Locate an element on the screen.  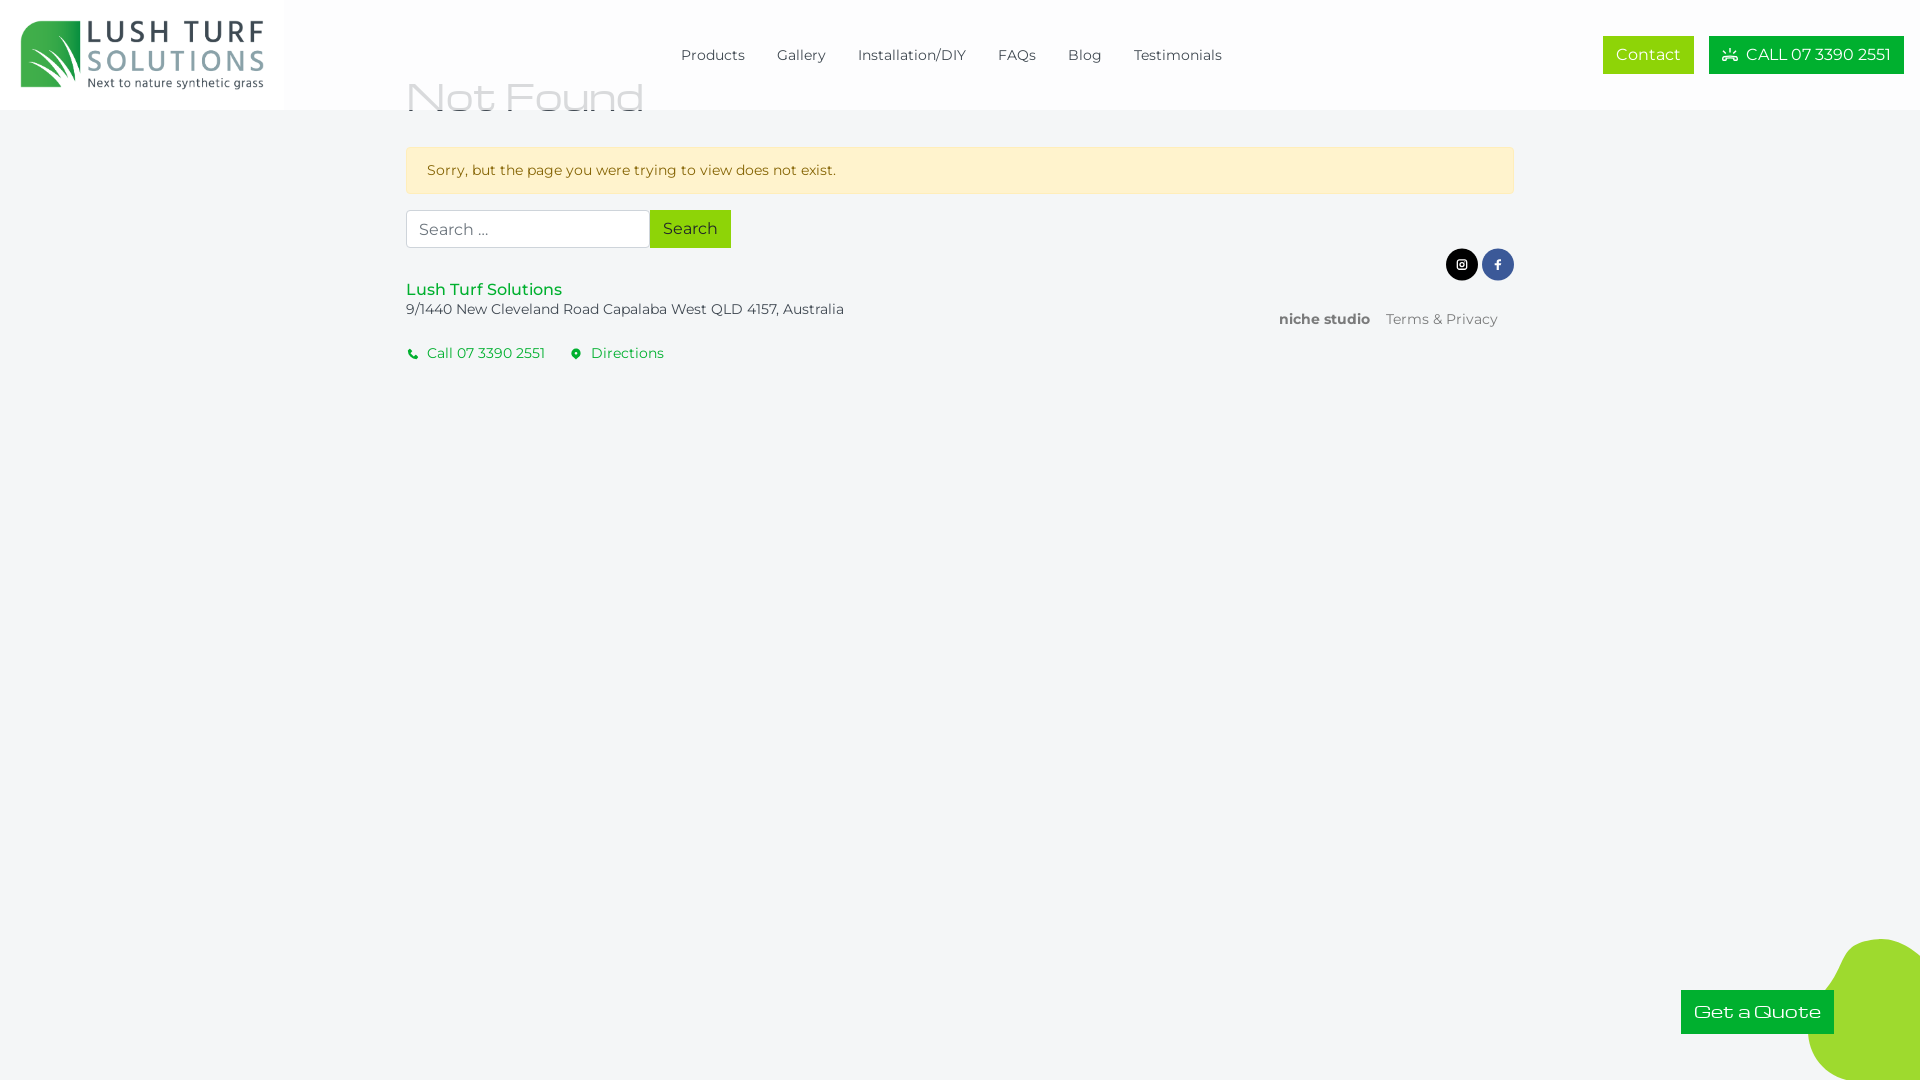
'niche studio' is located at coordinates (1316, 318).